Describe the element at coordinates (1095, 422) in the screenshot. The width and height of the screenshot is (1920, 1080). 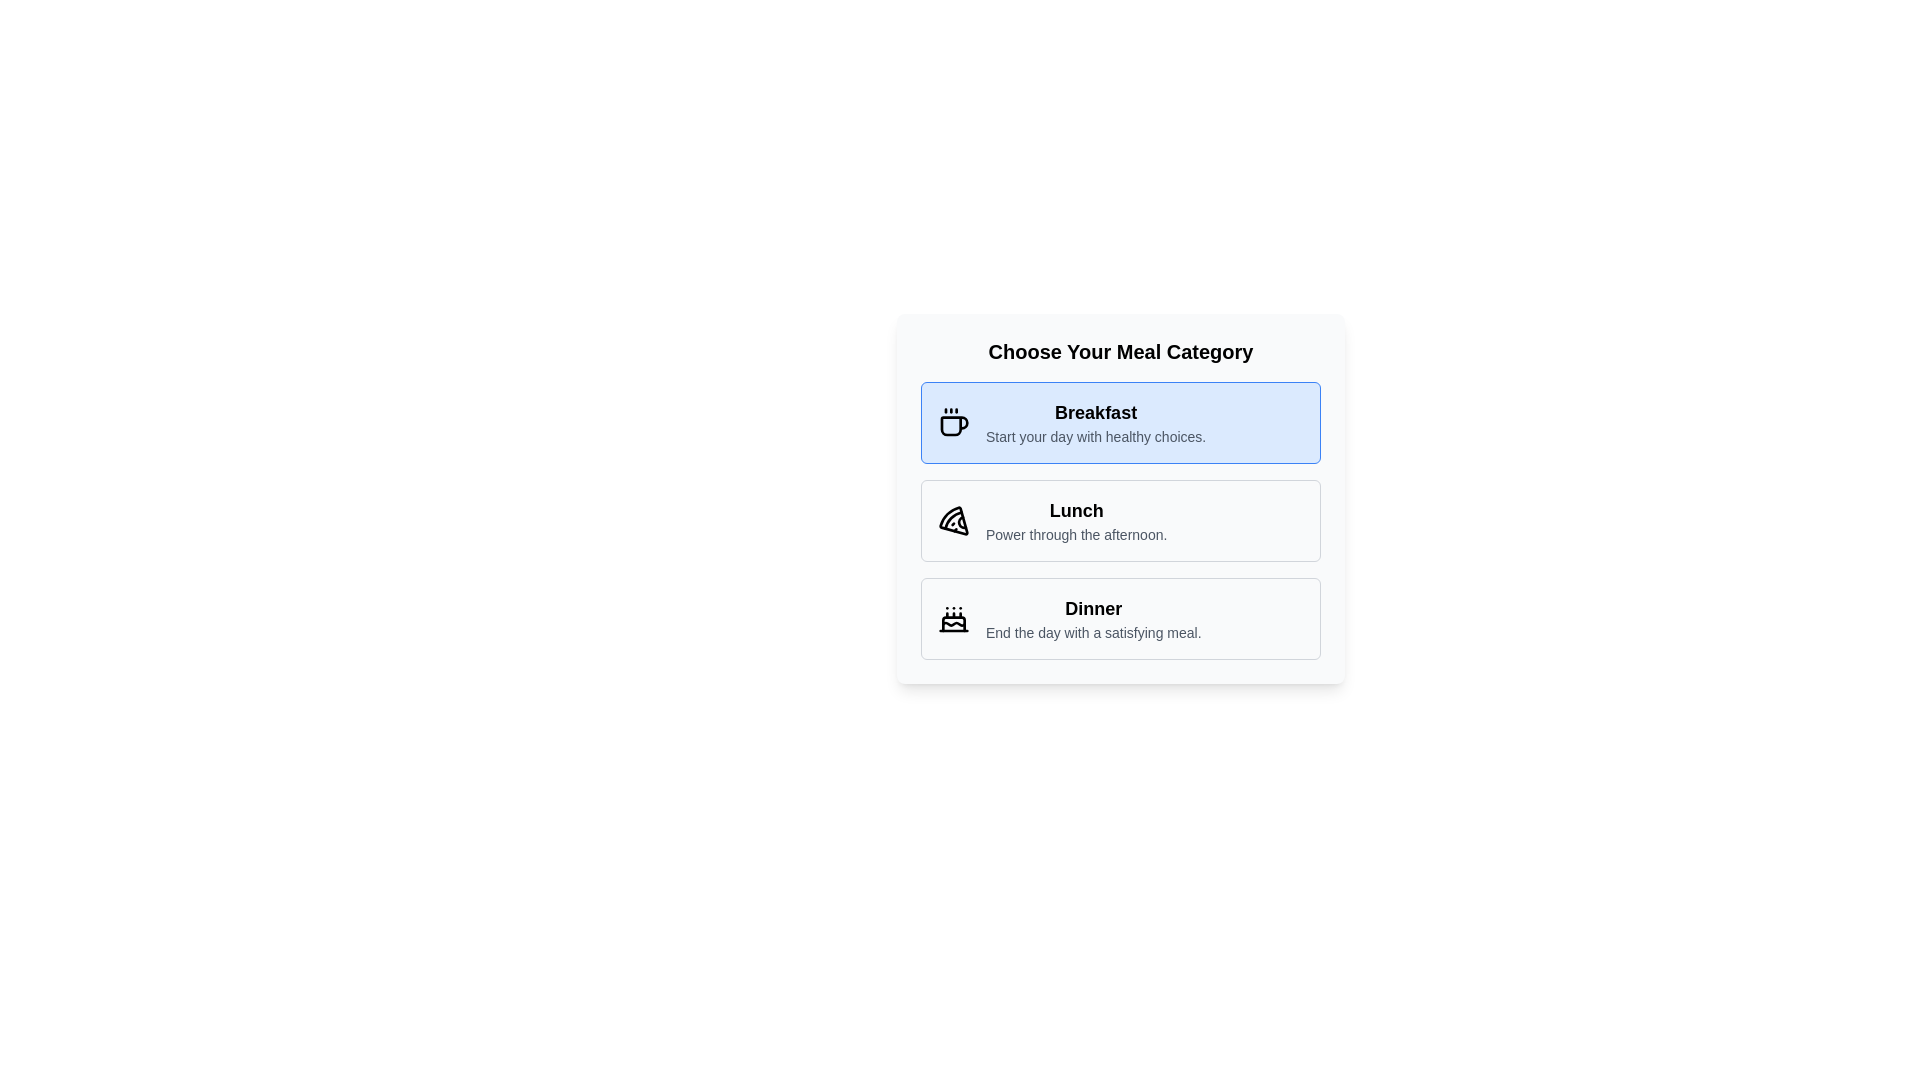
I see `the informational panel titled 'Breakfast' which contains supporting text about healthy choices, located within a light blue rectangular background` at that location.